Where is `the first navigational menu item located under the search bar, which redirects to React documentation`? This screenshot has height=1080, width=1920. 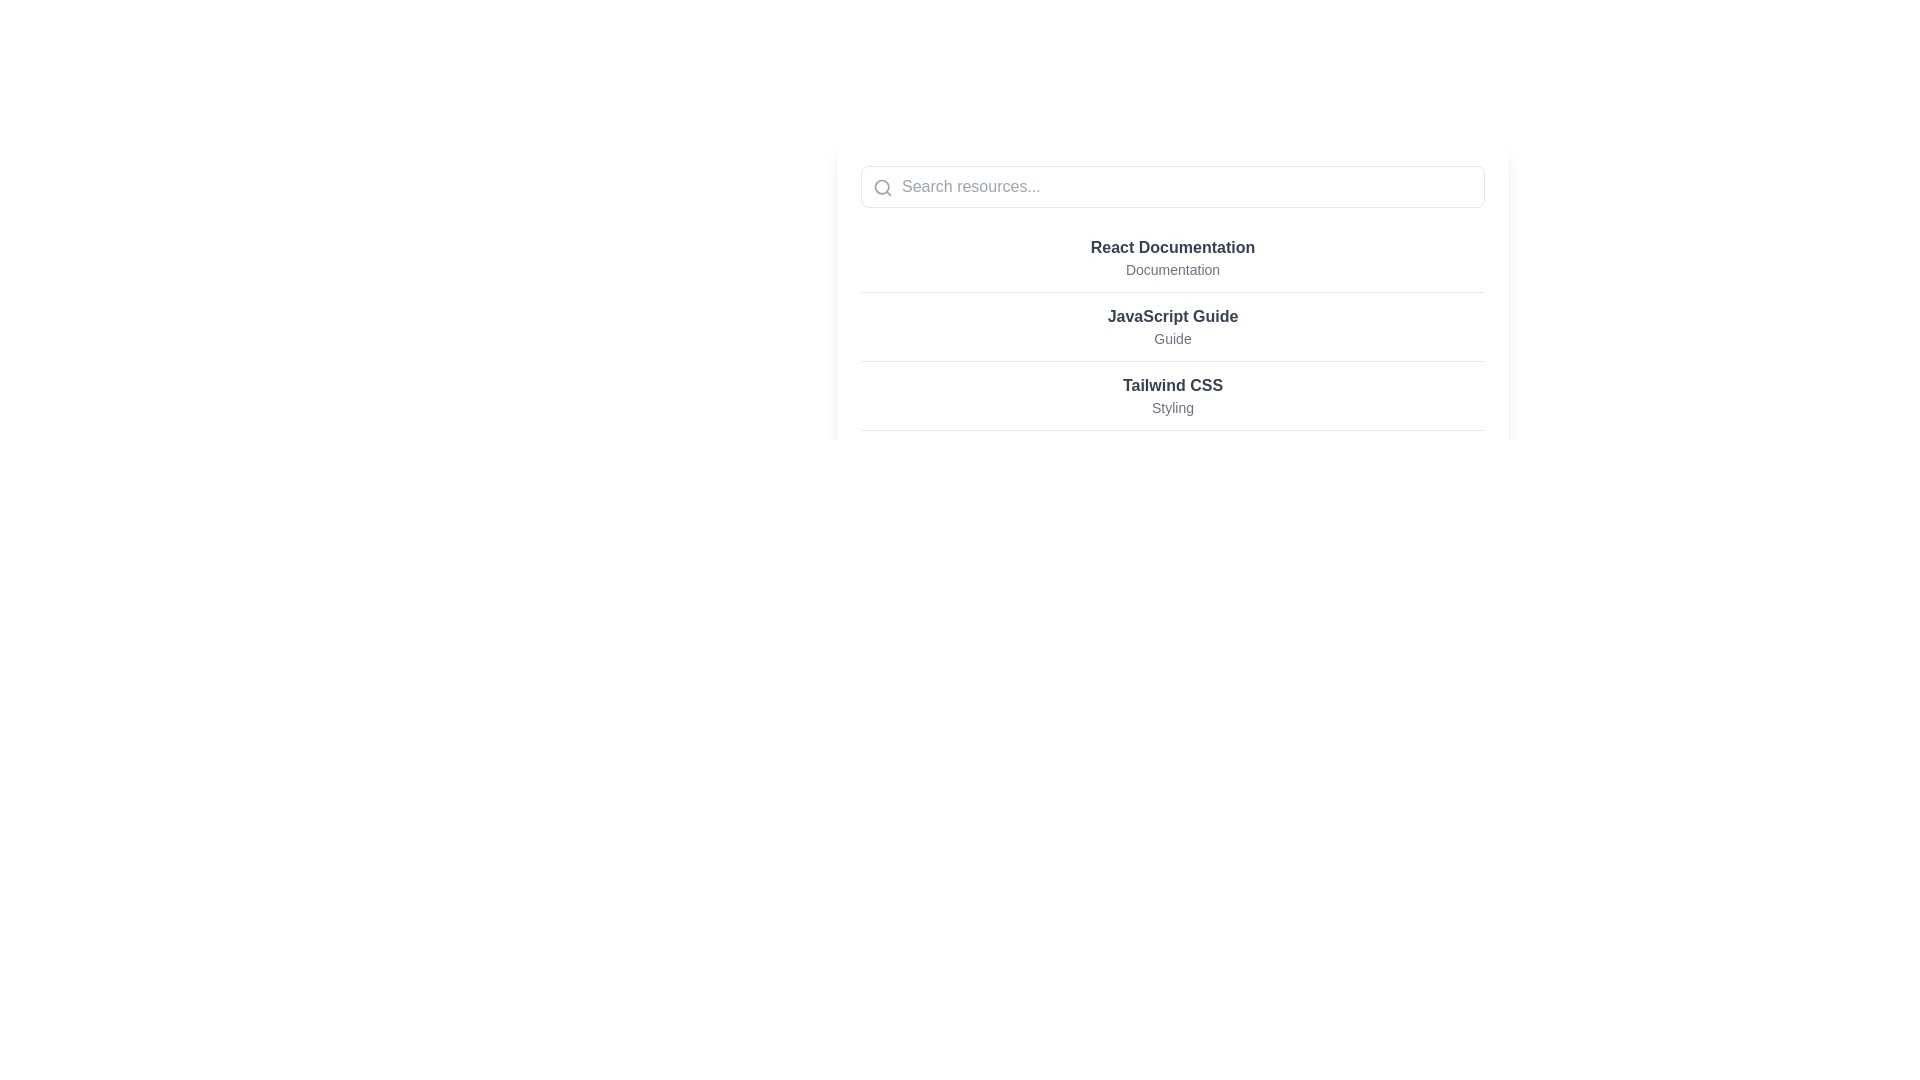 the first navigational menu item located under the search bar, which redirects to React documentation is located at coordinates (1172, 257).